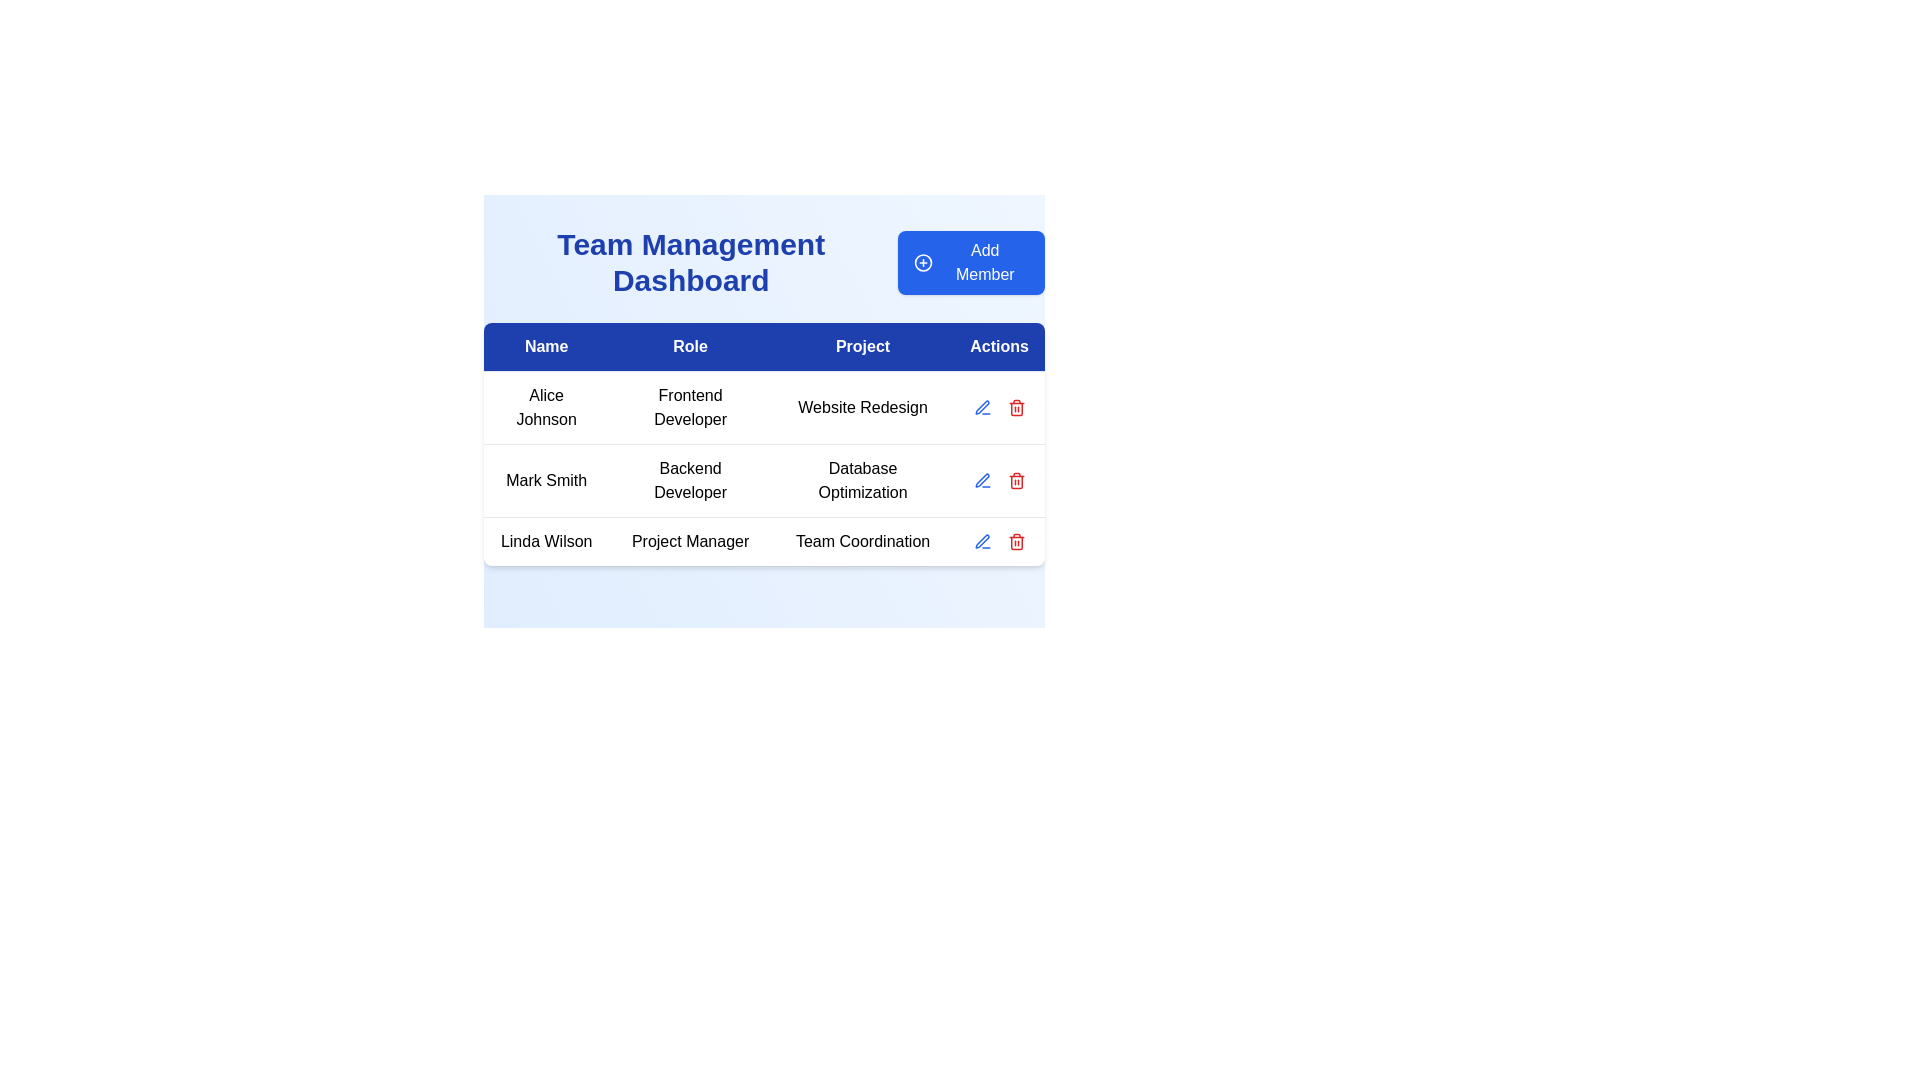 The width and height of the screenshot is (1920, 1080). What do you see at coordinates (691, 261) in the screenshot?
I see `the bold blue text heading reading 'Team Management Dashboard', which is positioned above the 'Add Member' button and centered horizontally within the page` at bounding box center [691, 261].